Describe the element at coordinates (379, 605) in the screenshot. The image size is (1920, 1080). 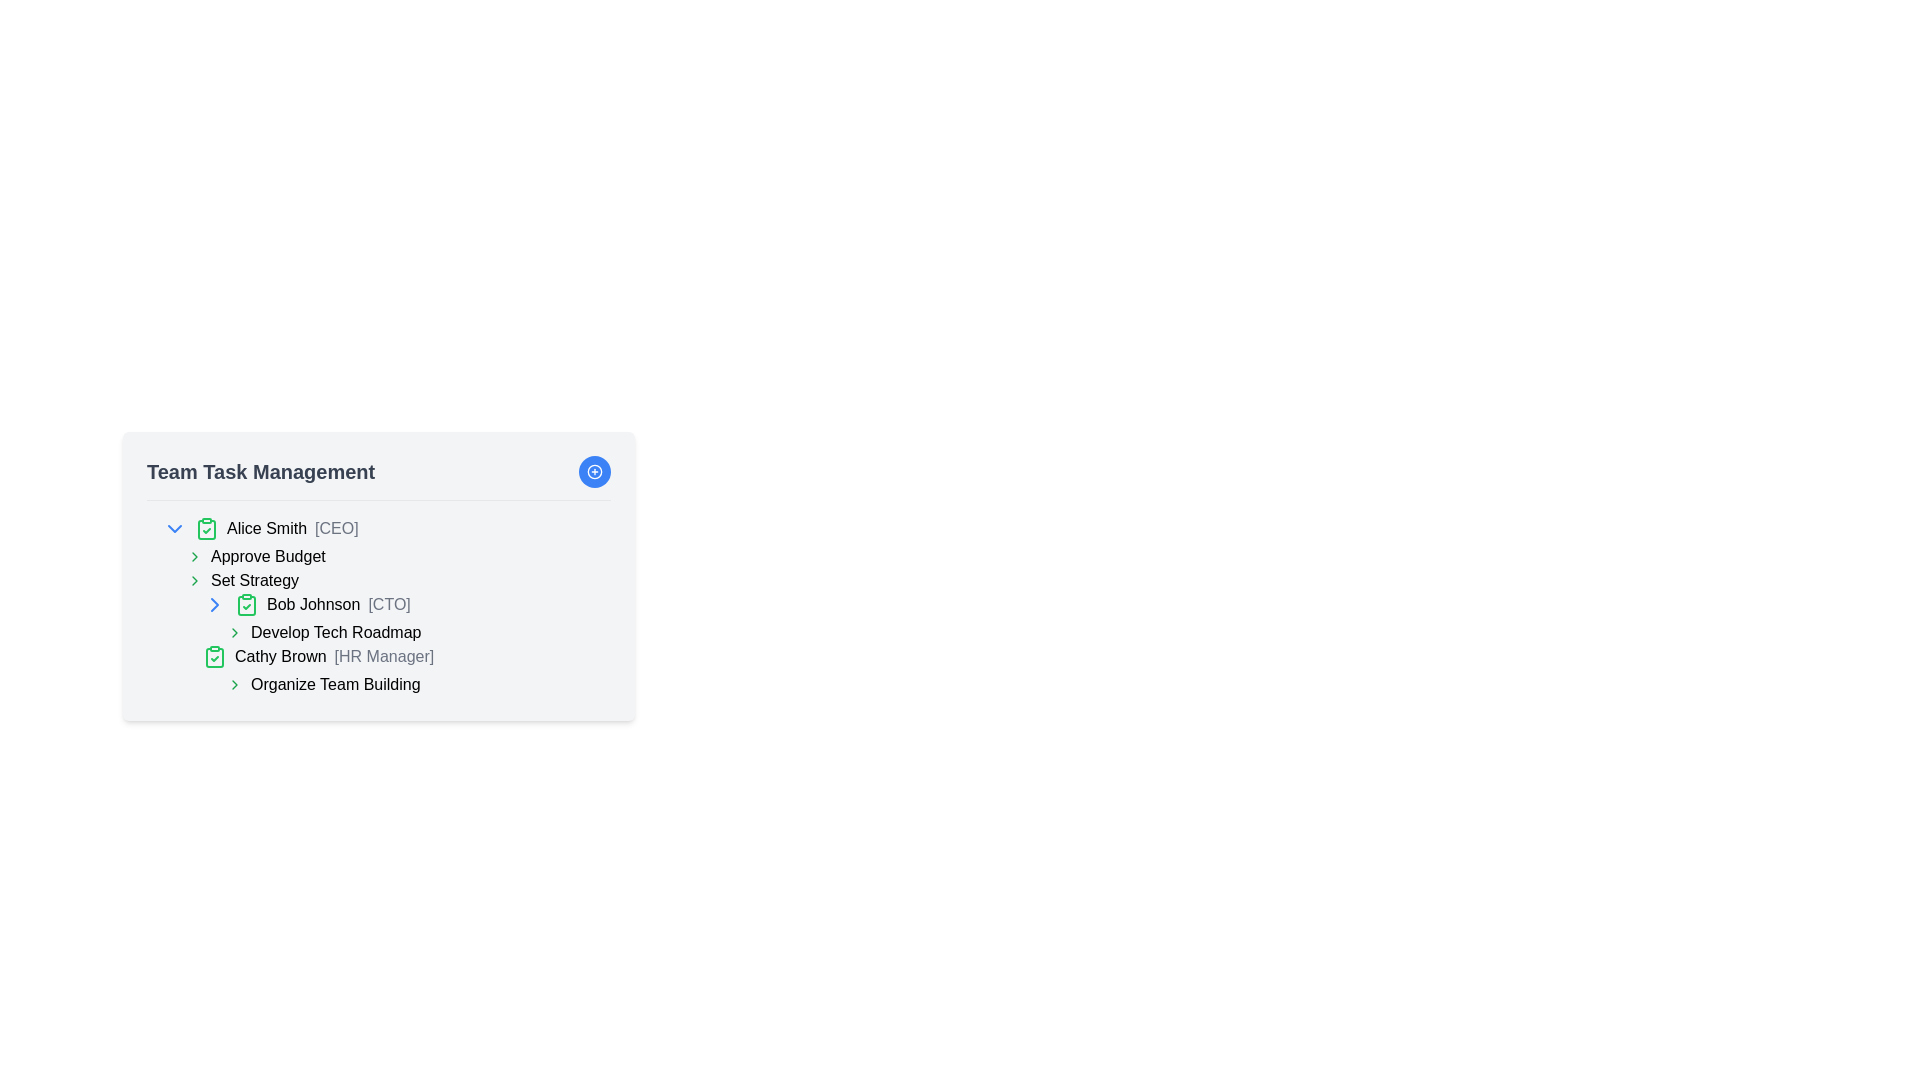
I see `the names in the organized list of team members` at that location.